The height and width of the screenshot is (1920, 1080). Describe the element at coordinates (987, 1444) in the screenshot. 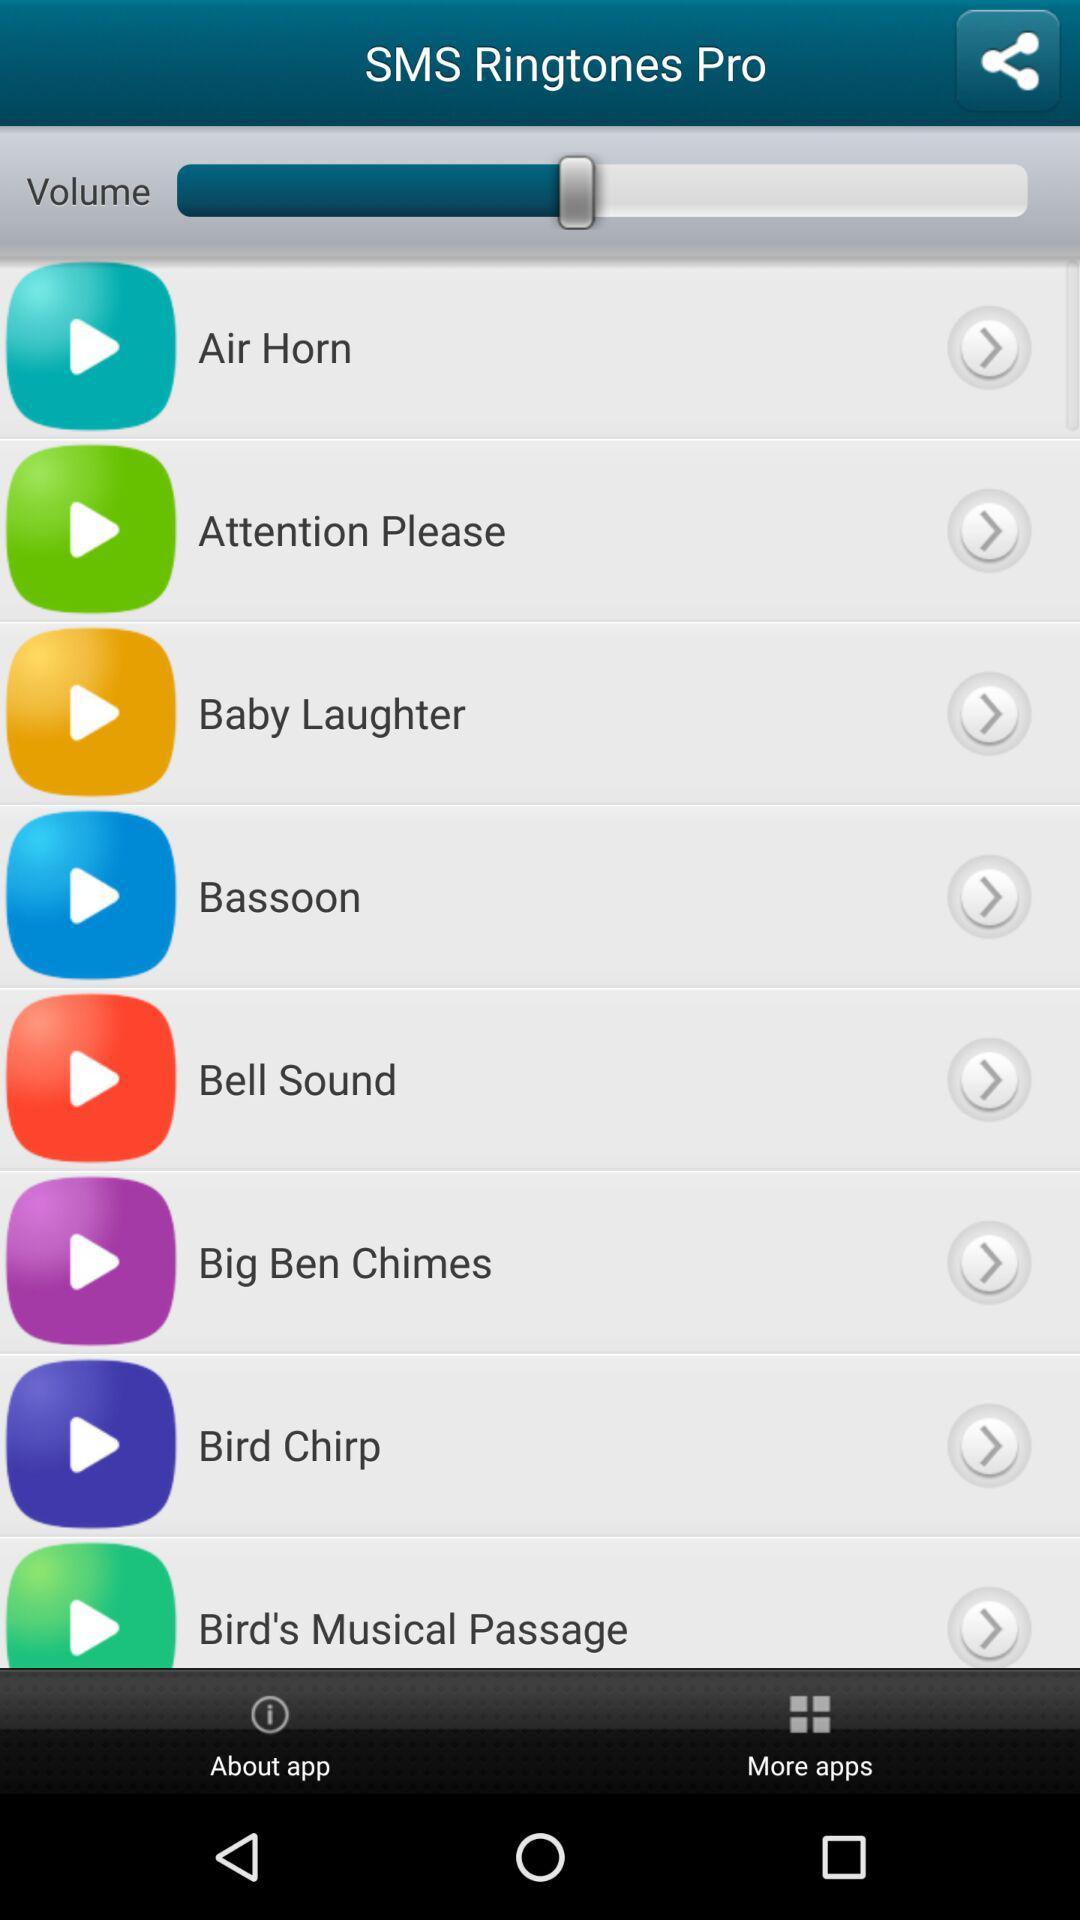

I see `bird chrip` at that location.